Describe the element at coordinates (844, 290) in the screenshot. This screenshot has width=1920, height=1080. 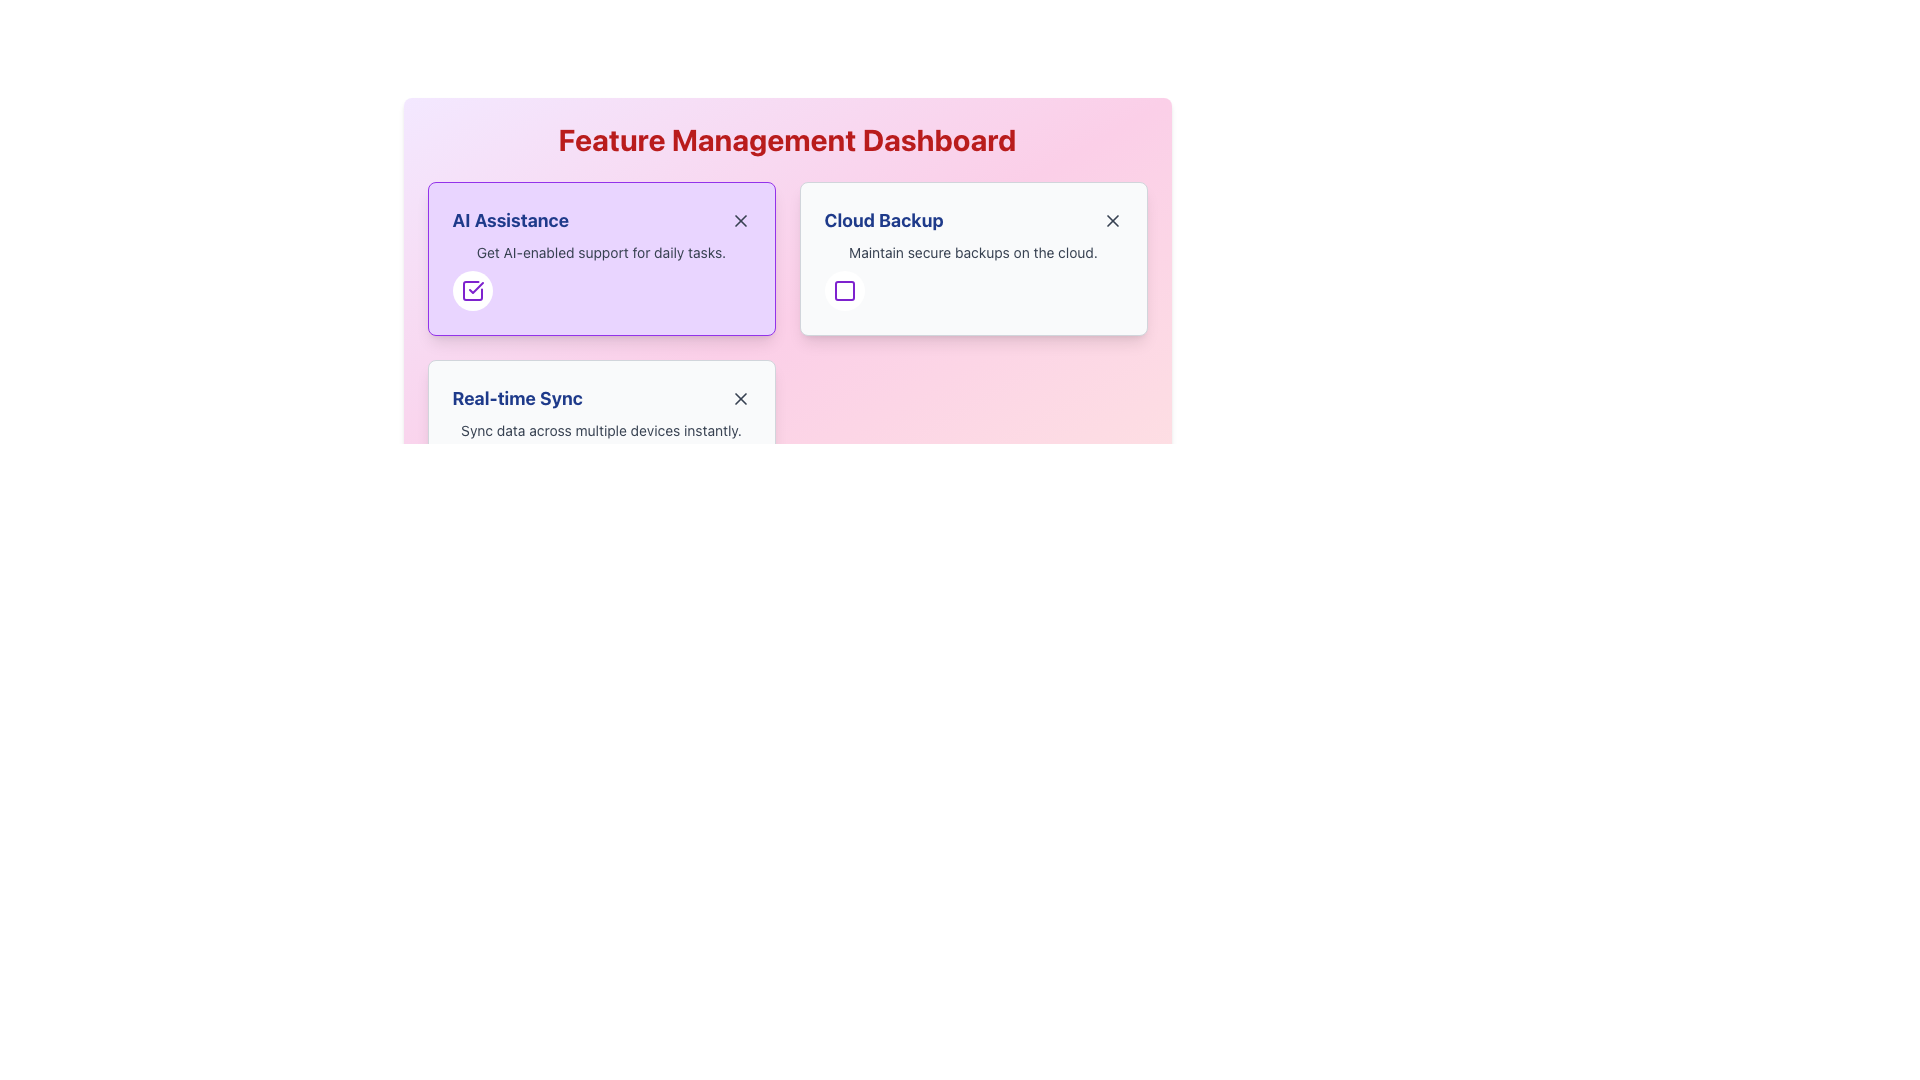
I see `the square-shaped icon with a purple border and rounded corners located within the 'Cloud Backup' section of the 'Feature Management Dashboard'` at that location.